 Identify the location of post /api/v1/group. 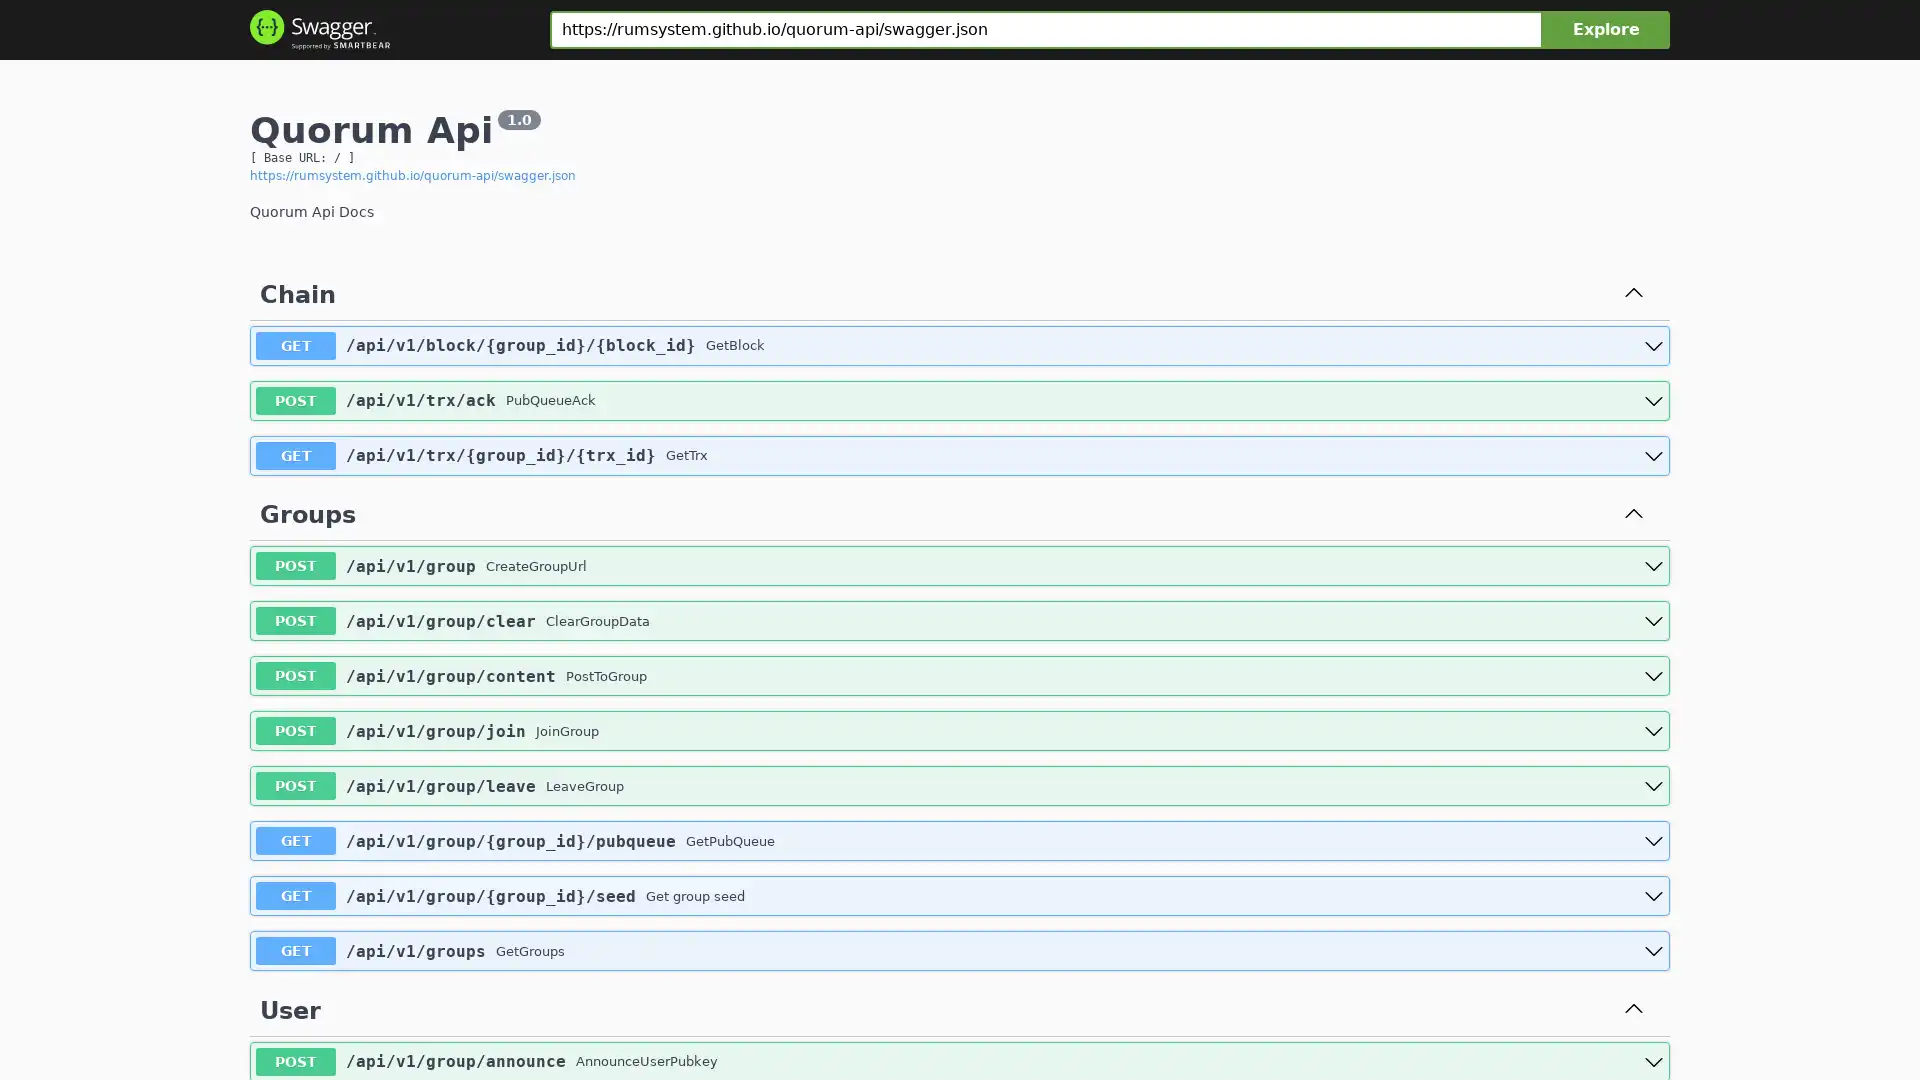
(960, 566).